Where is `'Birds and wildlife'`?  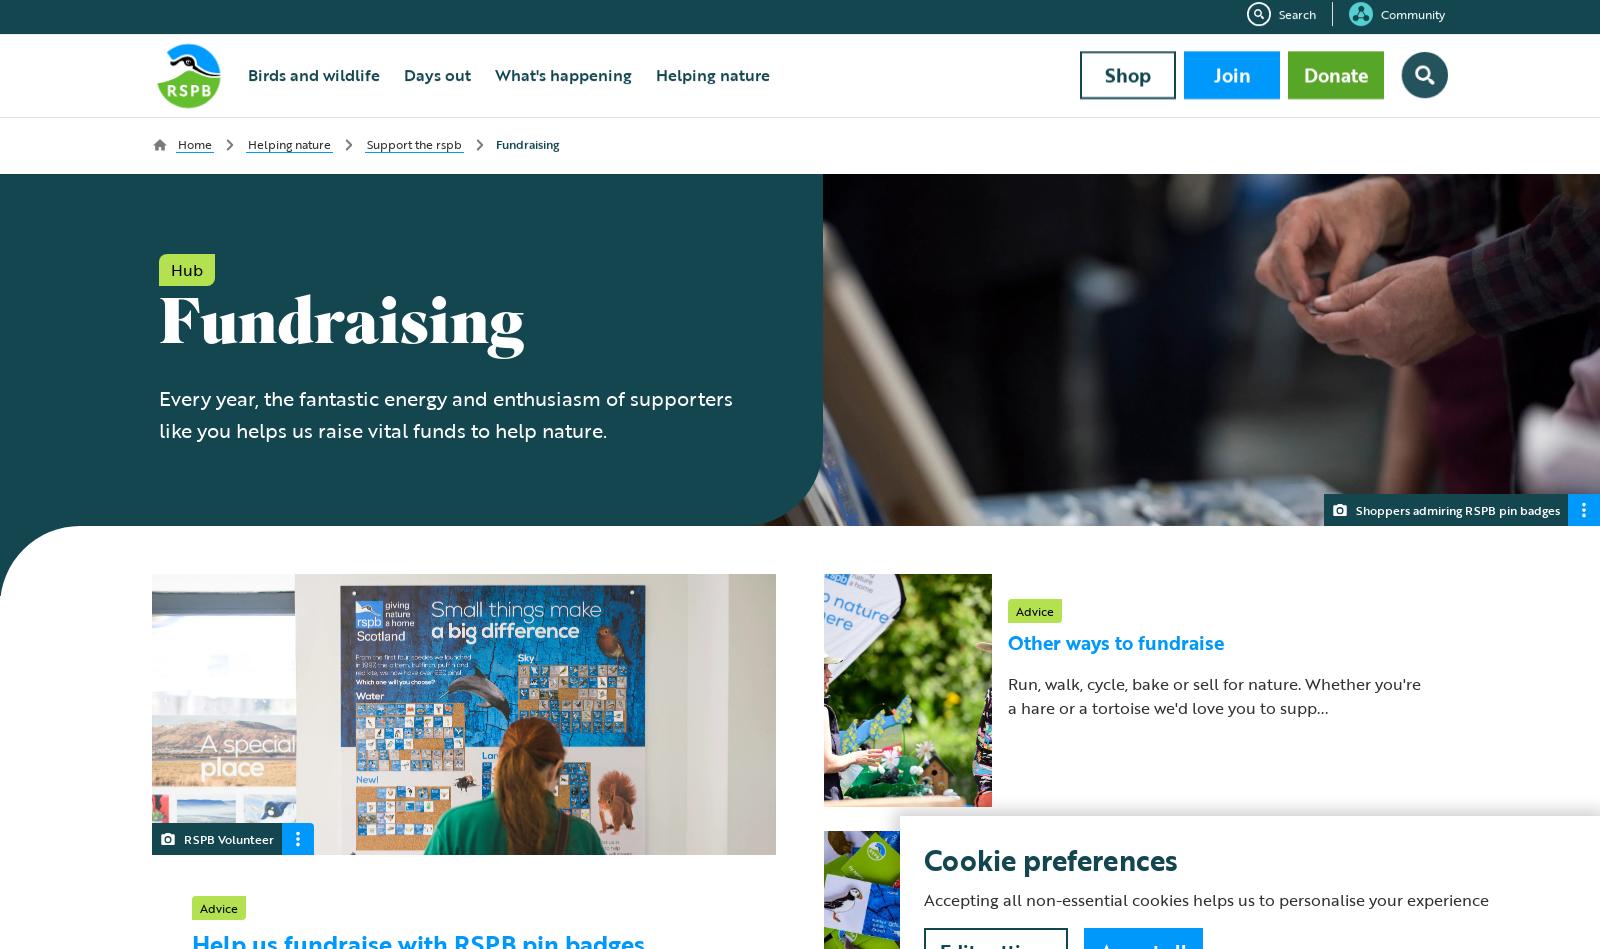 'Birds and wildlife' is located at coordinates (313, 83).